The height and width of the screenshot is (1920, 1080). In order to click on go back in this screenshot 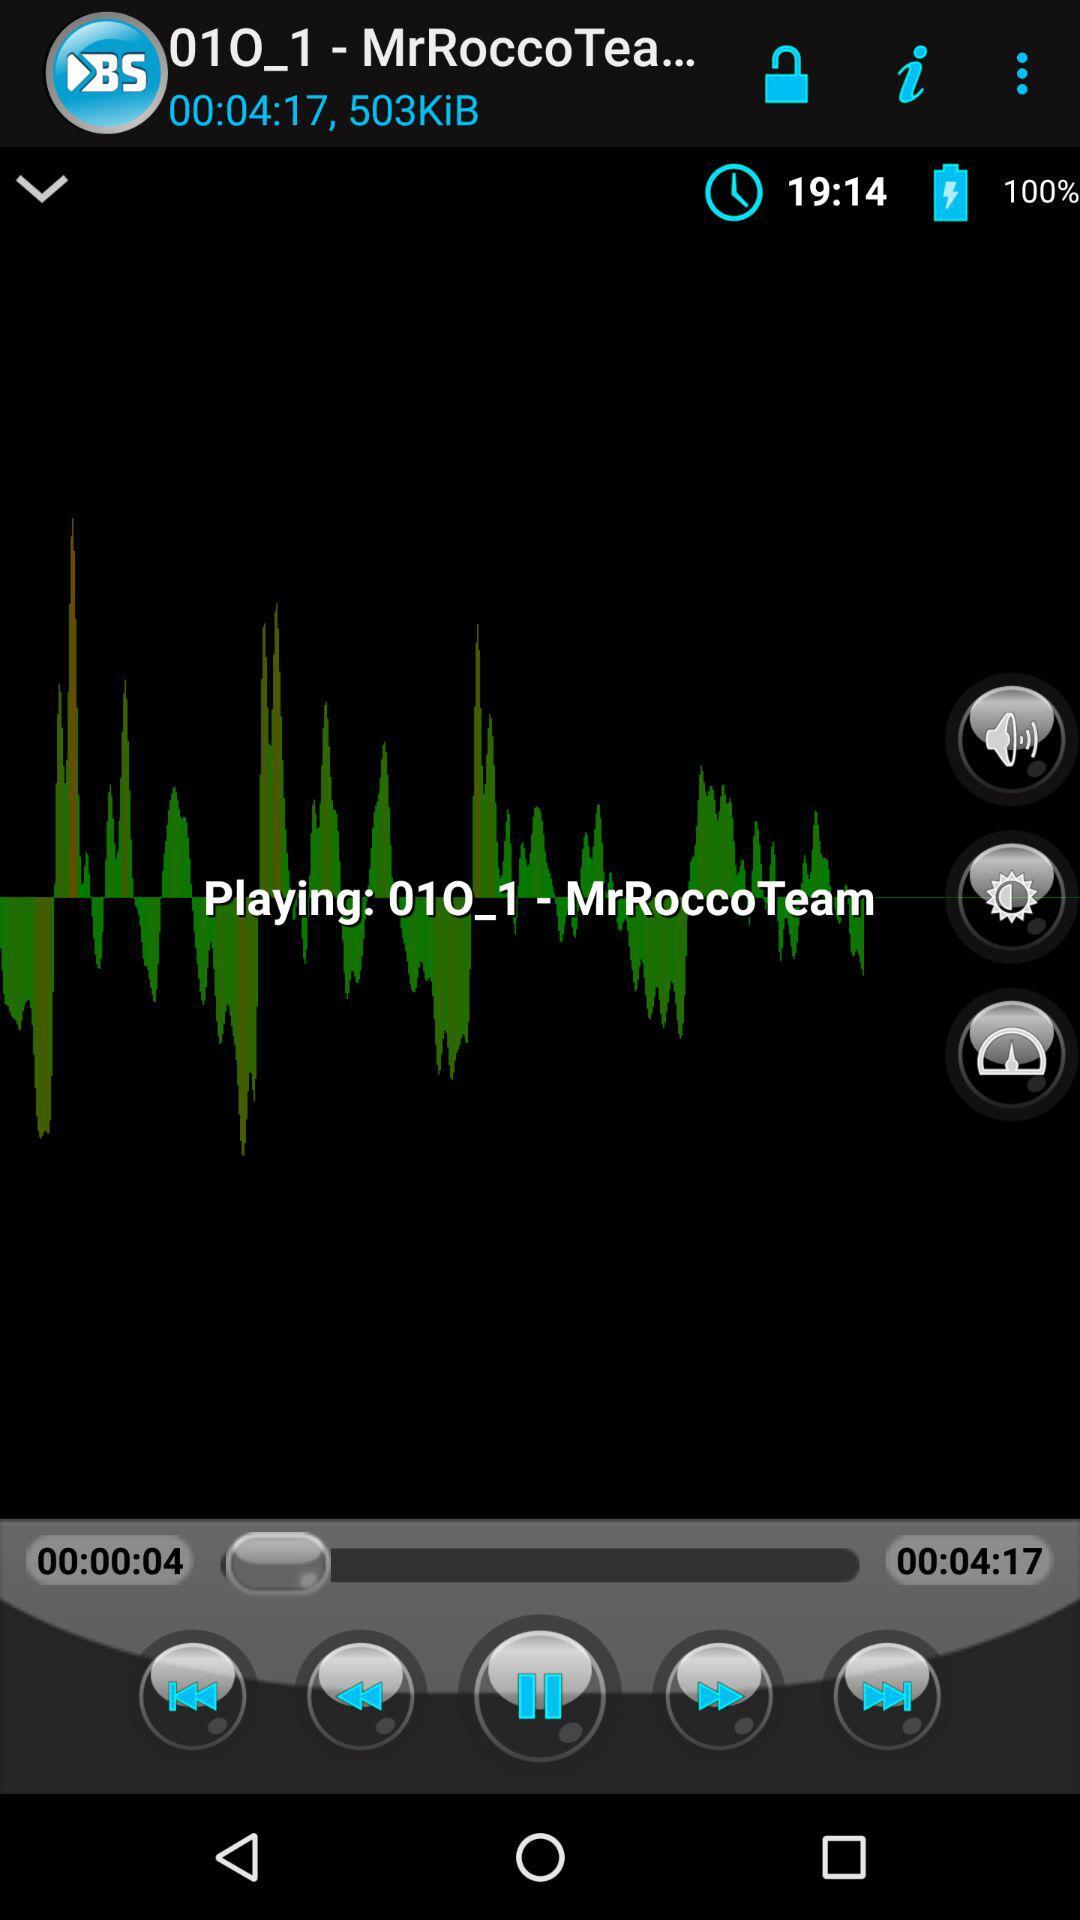, I will do `click(192, 1695)`.